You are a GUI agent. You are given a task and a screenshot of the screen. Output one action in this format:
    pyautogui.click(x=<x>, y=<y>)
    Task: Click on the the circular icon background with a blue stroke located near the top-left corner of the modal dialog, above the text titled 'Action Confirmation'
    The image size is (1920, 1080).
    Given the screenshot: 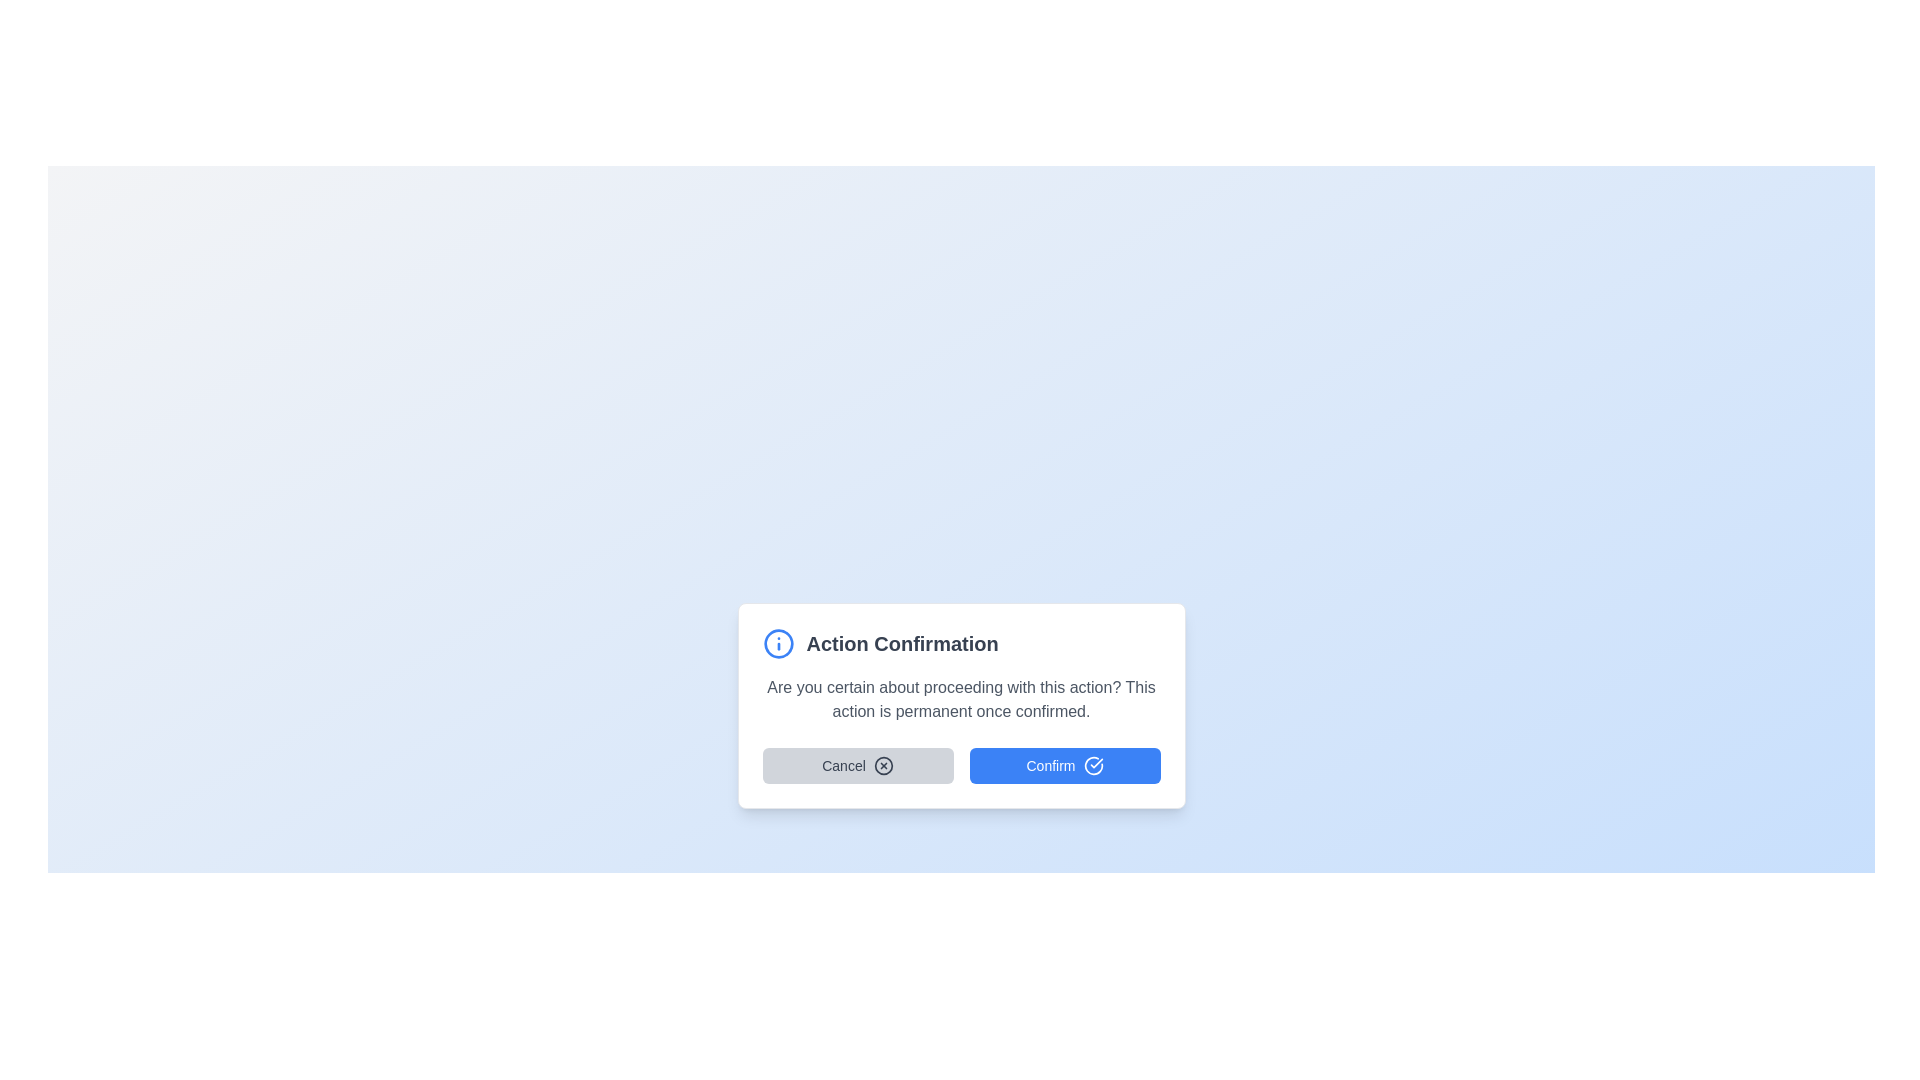 What is the action you would take?
    pyautogui.click(x=777, y=644)
    